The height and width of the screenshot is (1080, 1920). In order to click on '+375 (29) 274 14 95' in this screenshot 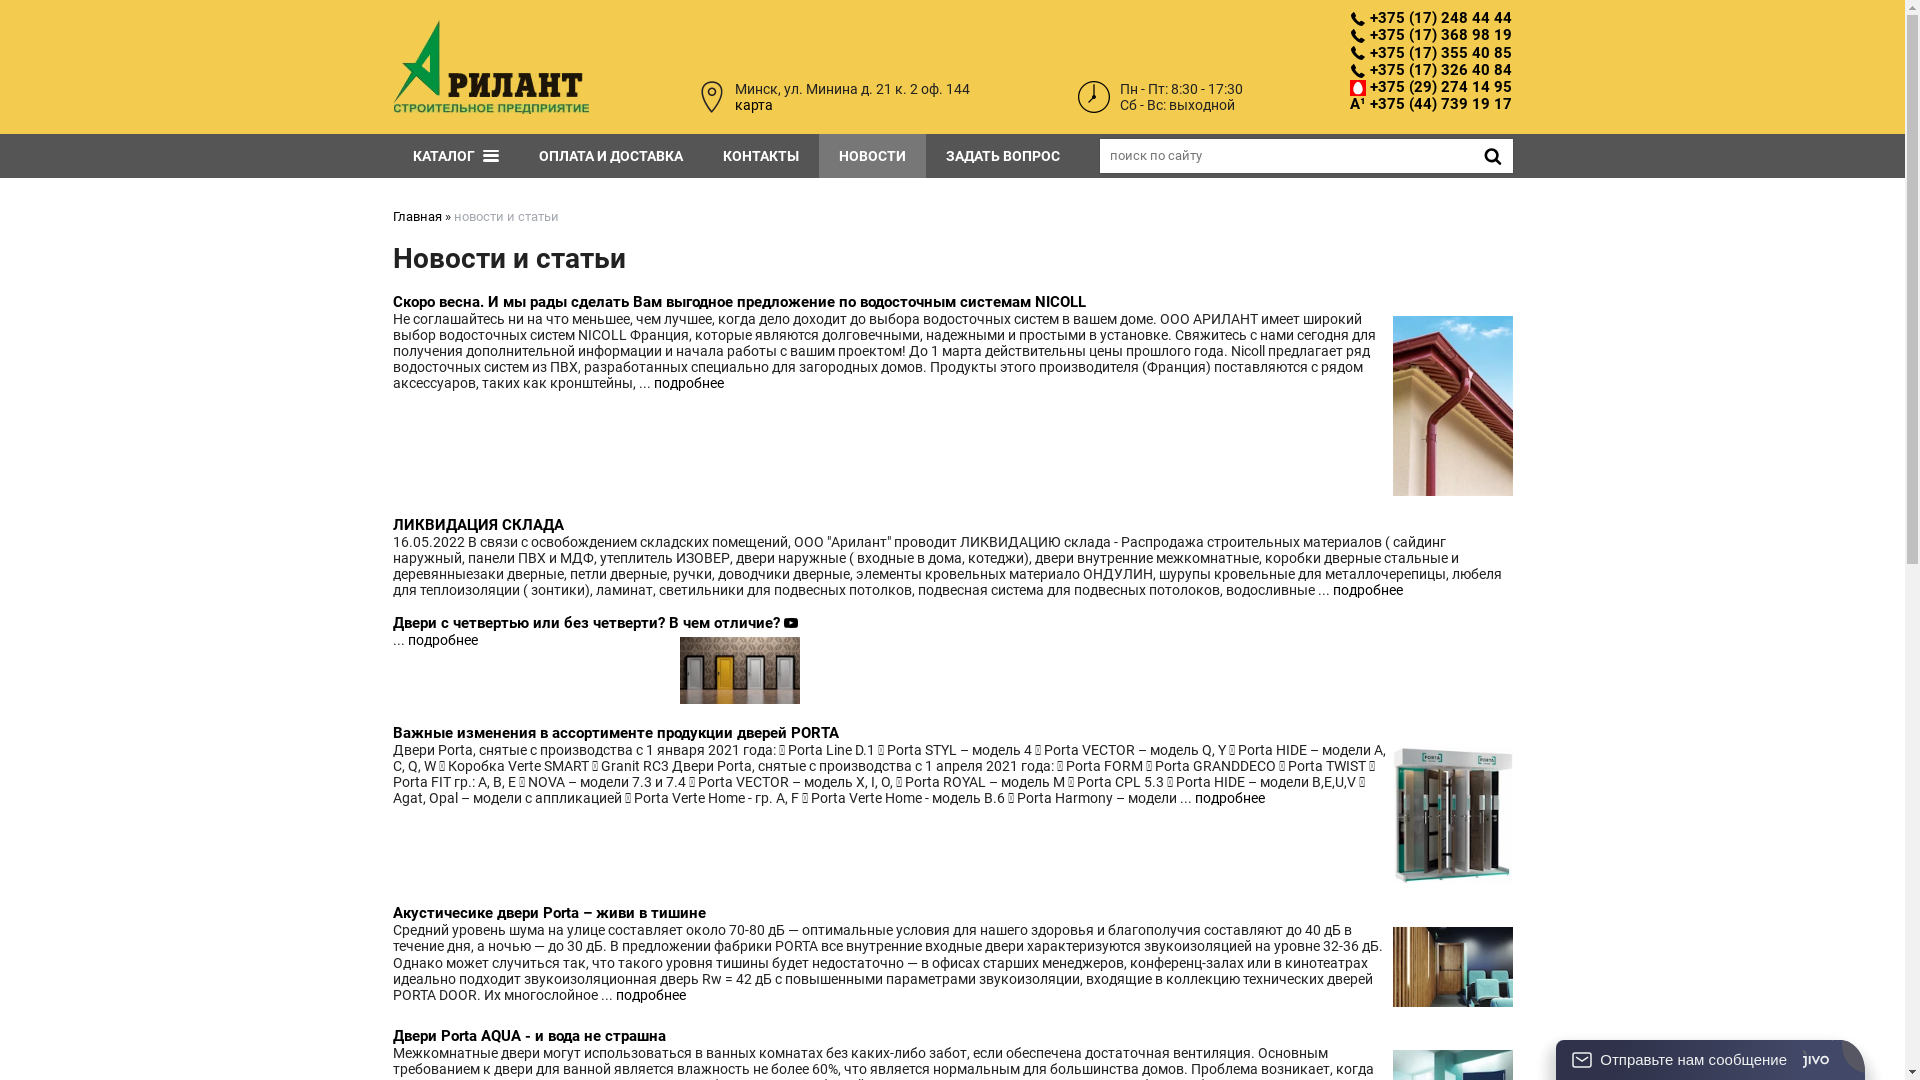, I will do `click(1429, 86)`.